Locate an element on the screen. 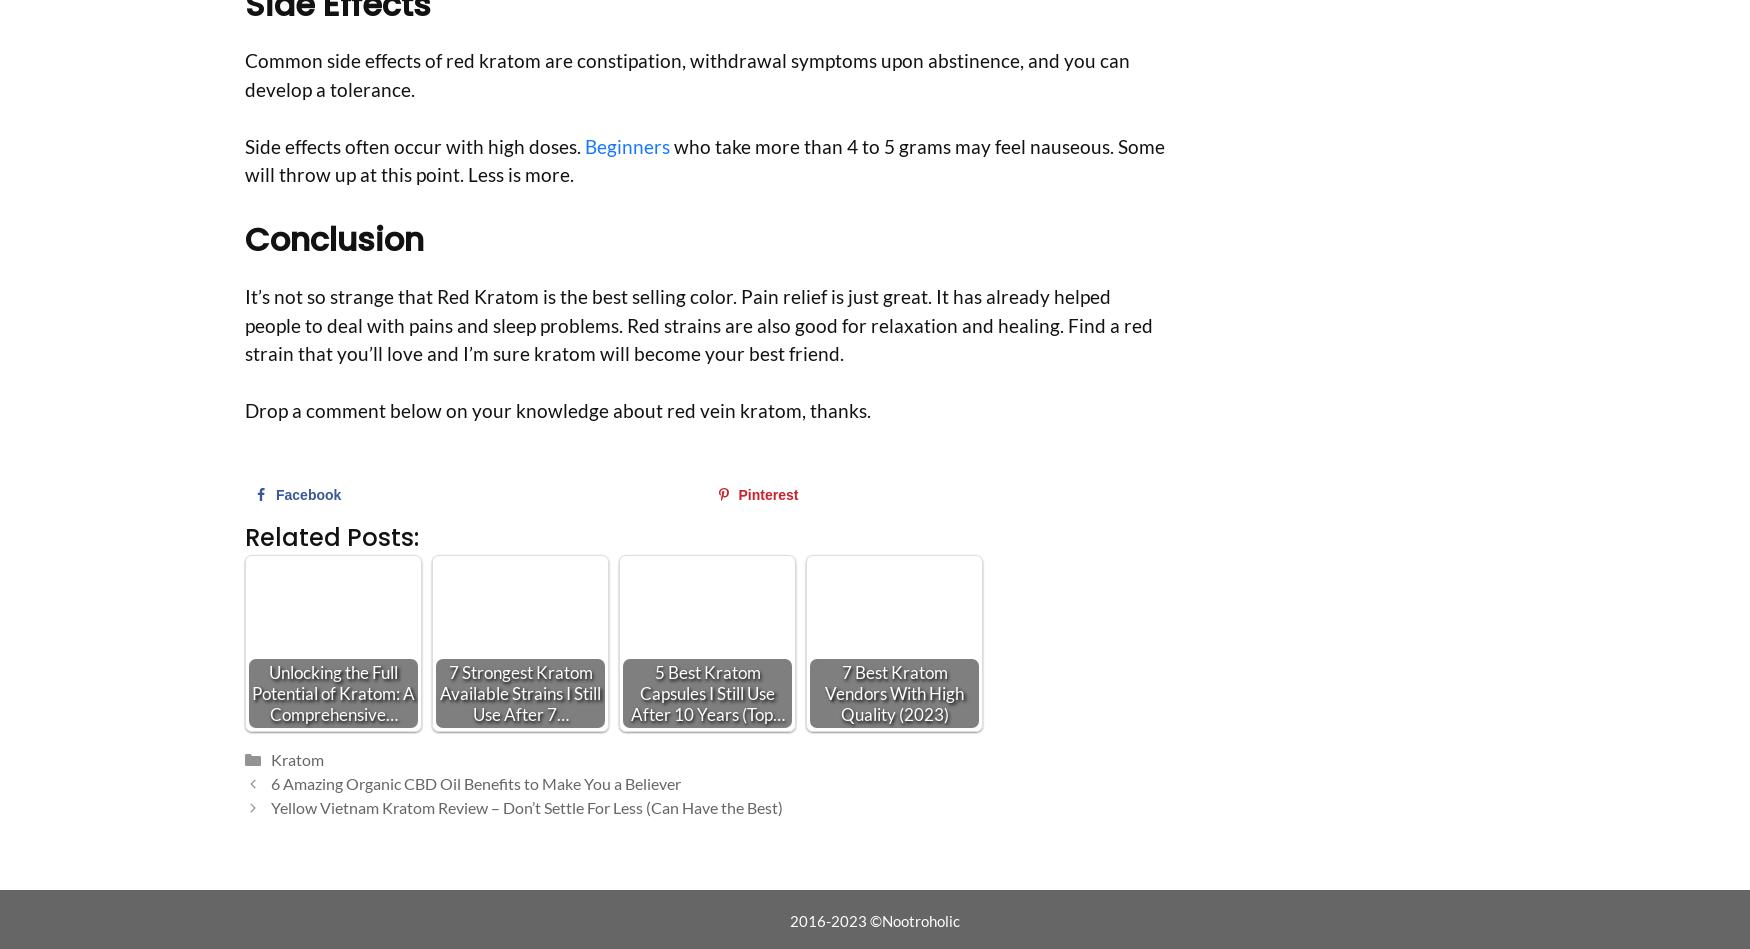 This screenshot has height=949, width=1750. 'Yellow Vietnam Kratom Review – Don’t Settle For Less (Can Have the Best)' is located at coordinates (269, 806).